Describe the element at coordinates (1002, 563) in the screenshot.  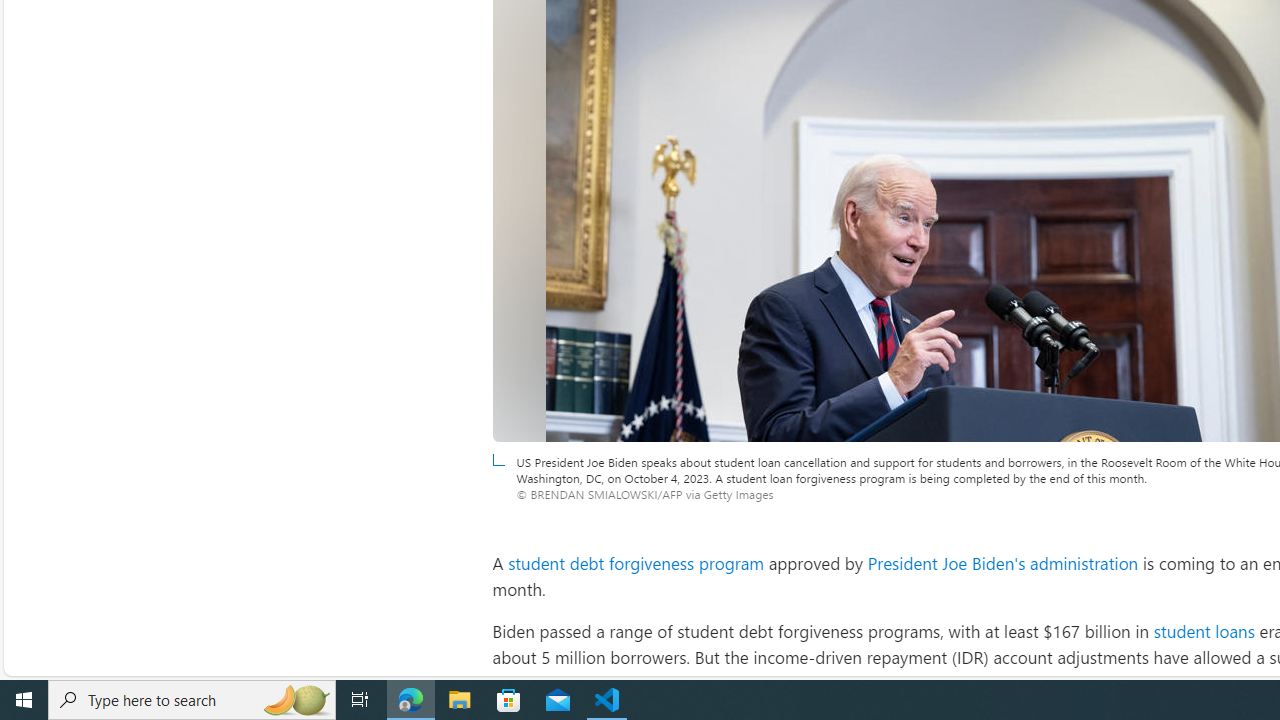
I see `'President Joe Biden'` at that location.